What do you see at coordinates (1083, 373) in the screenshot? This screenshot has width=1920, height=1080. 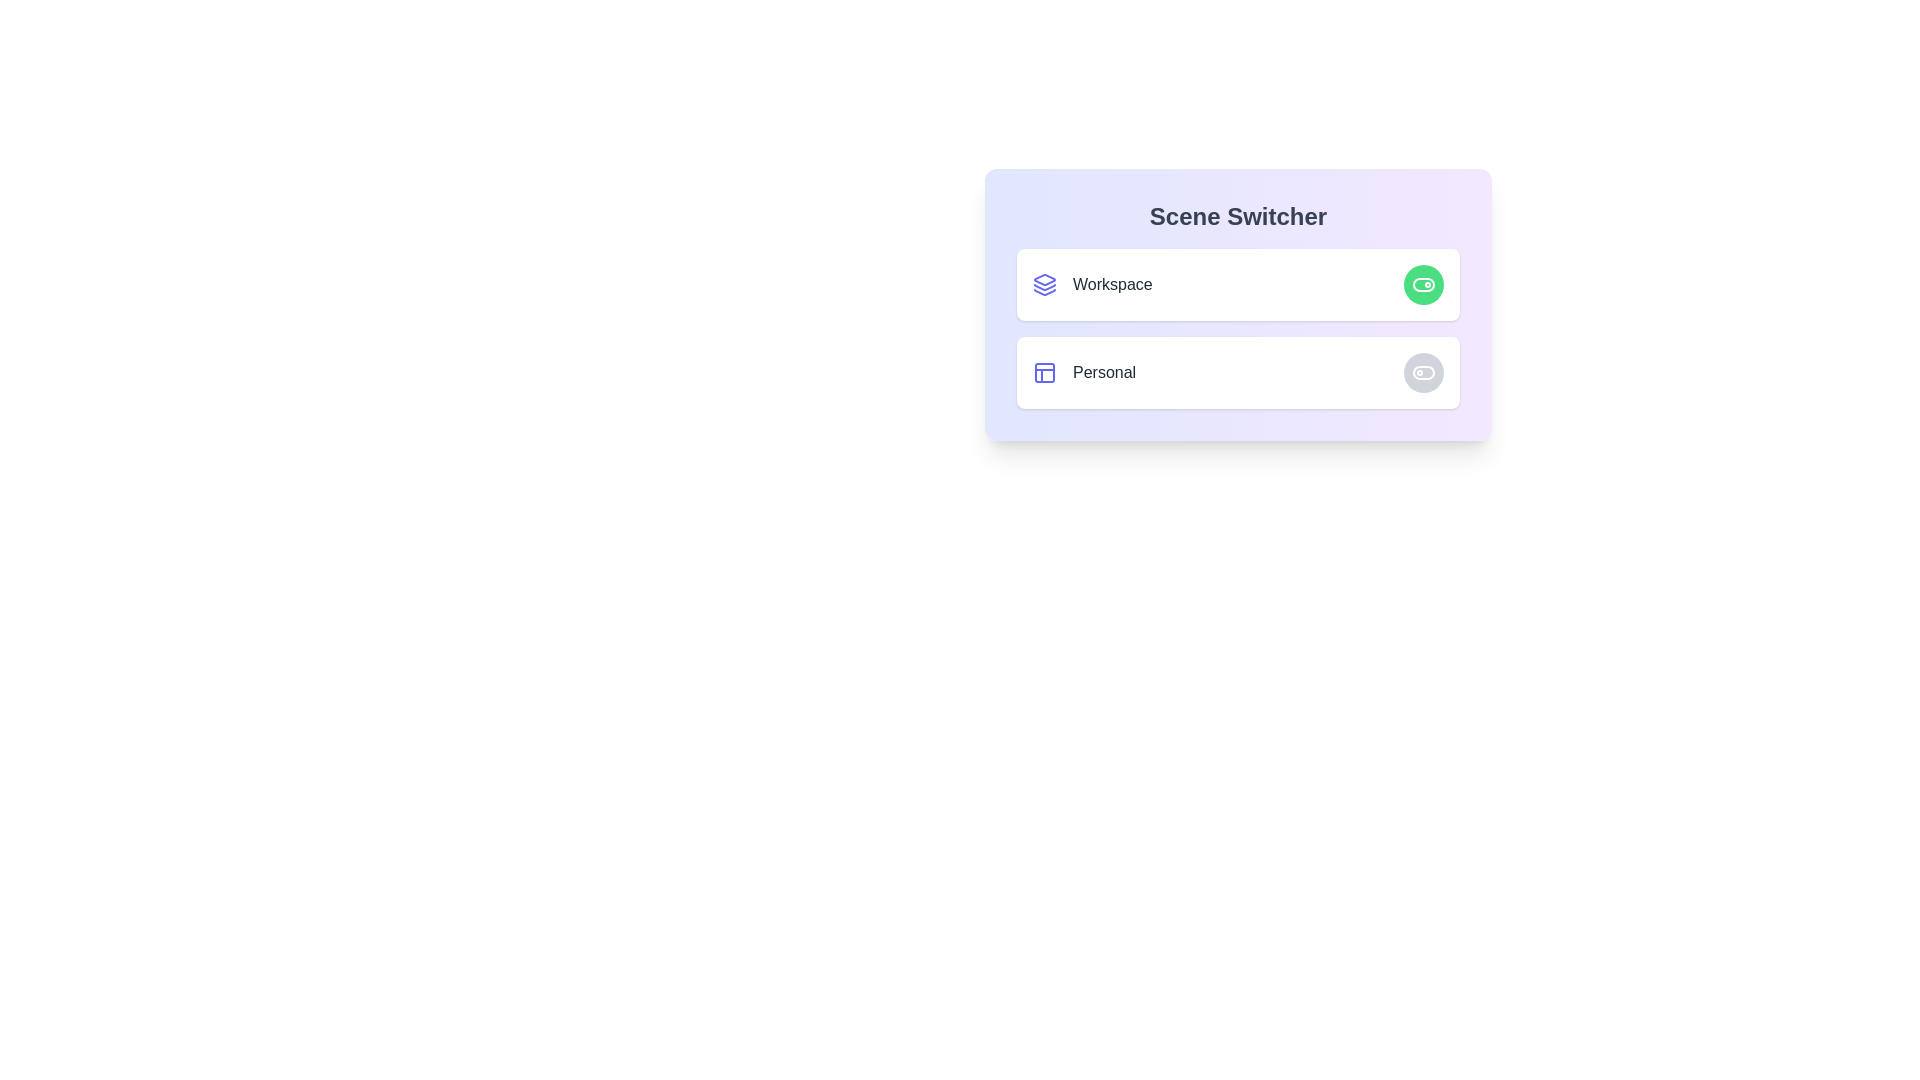 I see `the textual content of the 'Personal' label, which is styled with a medium gray font and is positioned inline with a small icon in a soft blue box, located within the scene-switching options card` at bounding box center [1083, 373].